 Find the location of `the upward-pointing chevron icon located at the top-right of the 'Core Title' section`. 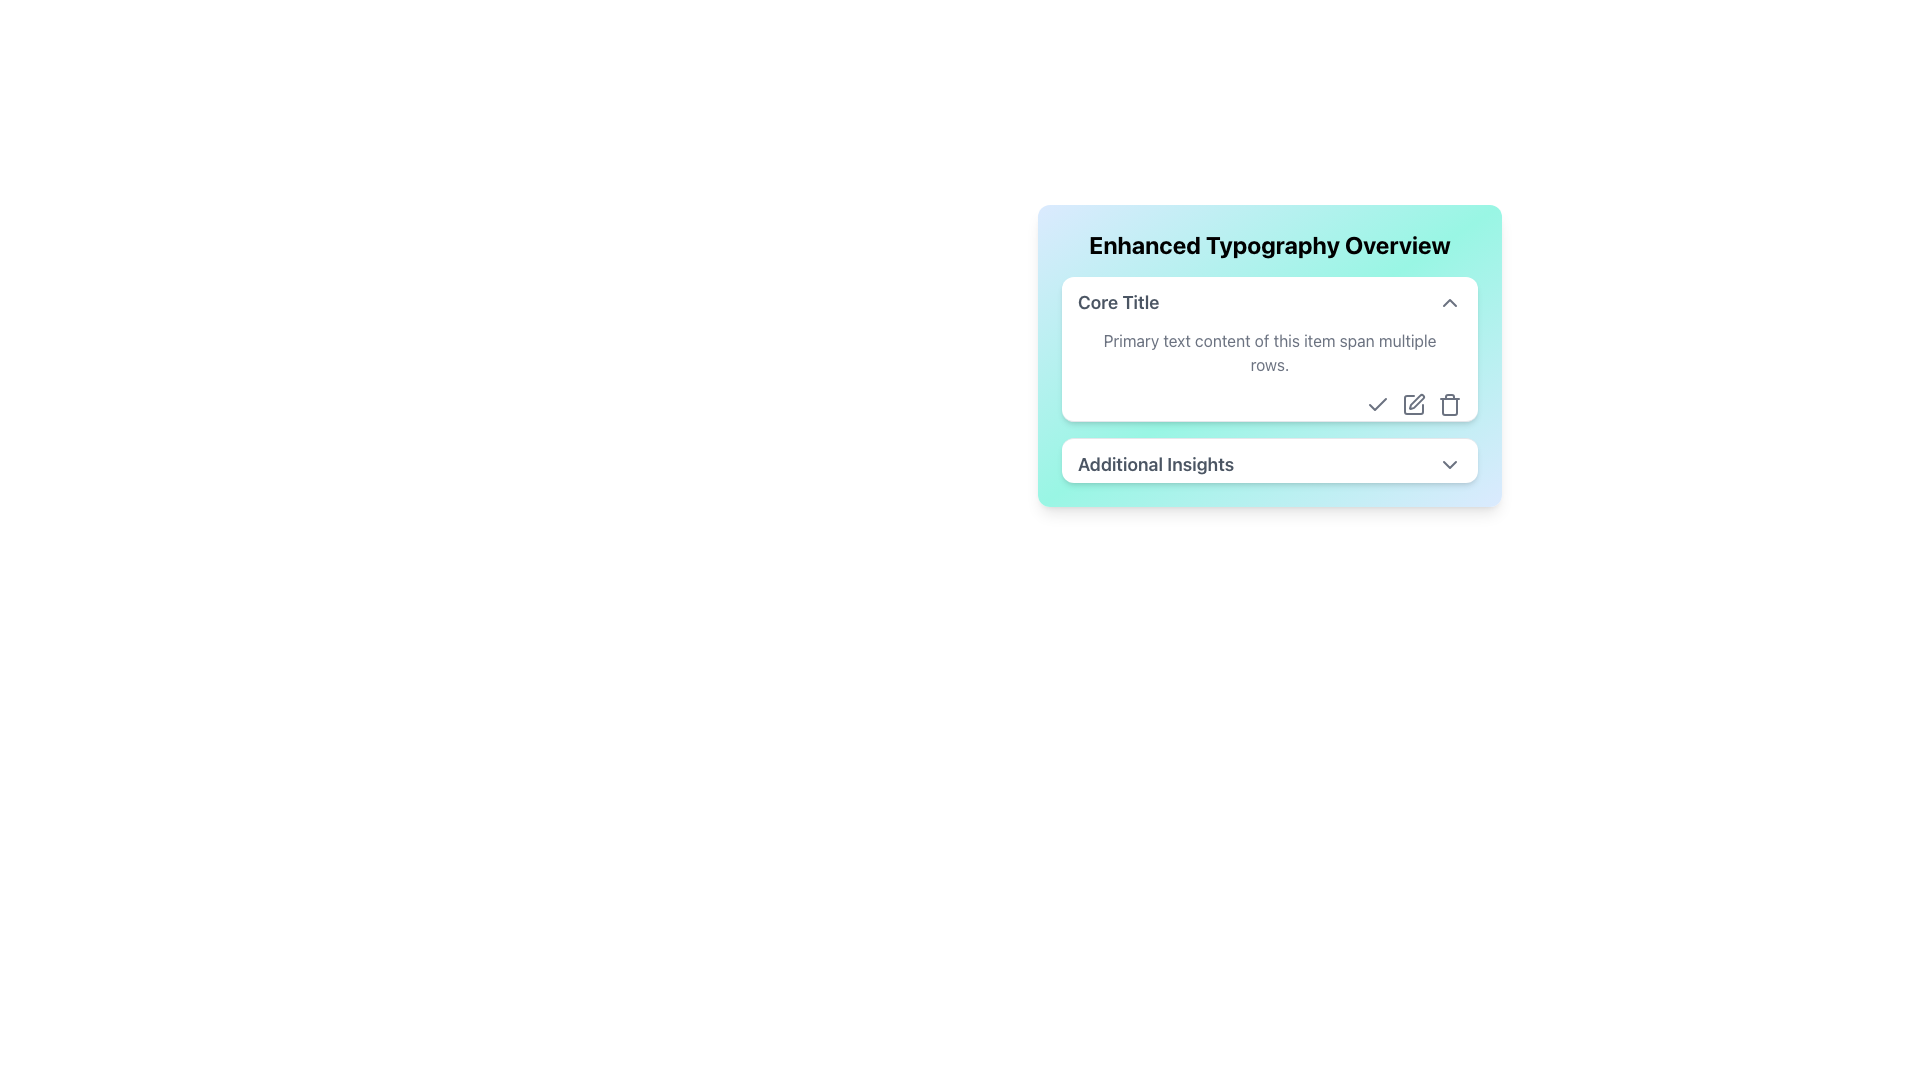

the upward-pointing chevron icon located at the top-right of the 'Core Title' section is located at coordinates (1449, 303).